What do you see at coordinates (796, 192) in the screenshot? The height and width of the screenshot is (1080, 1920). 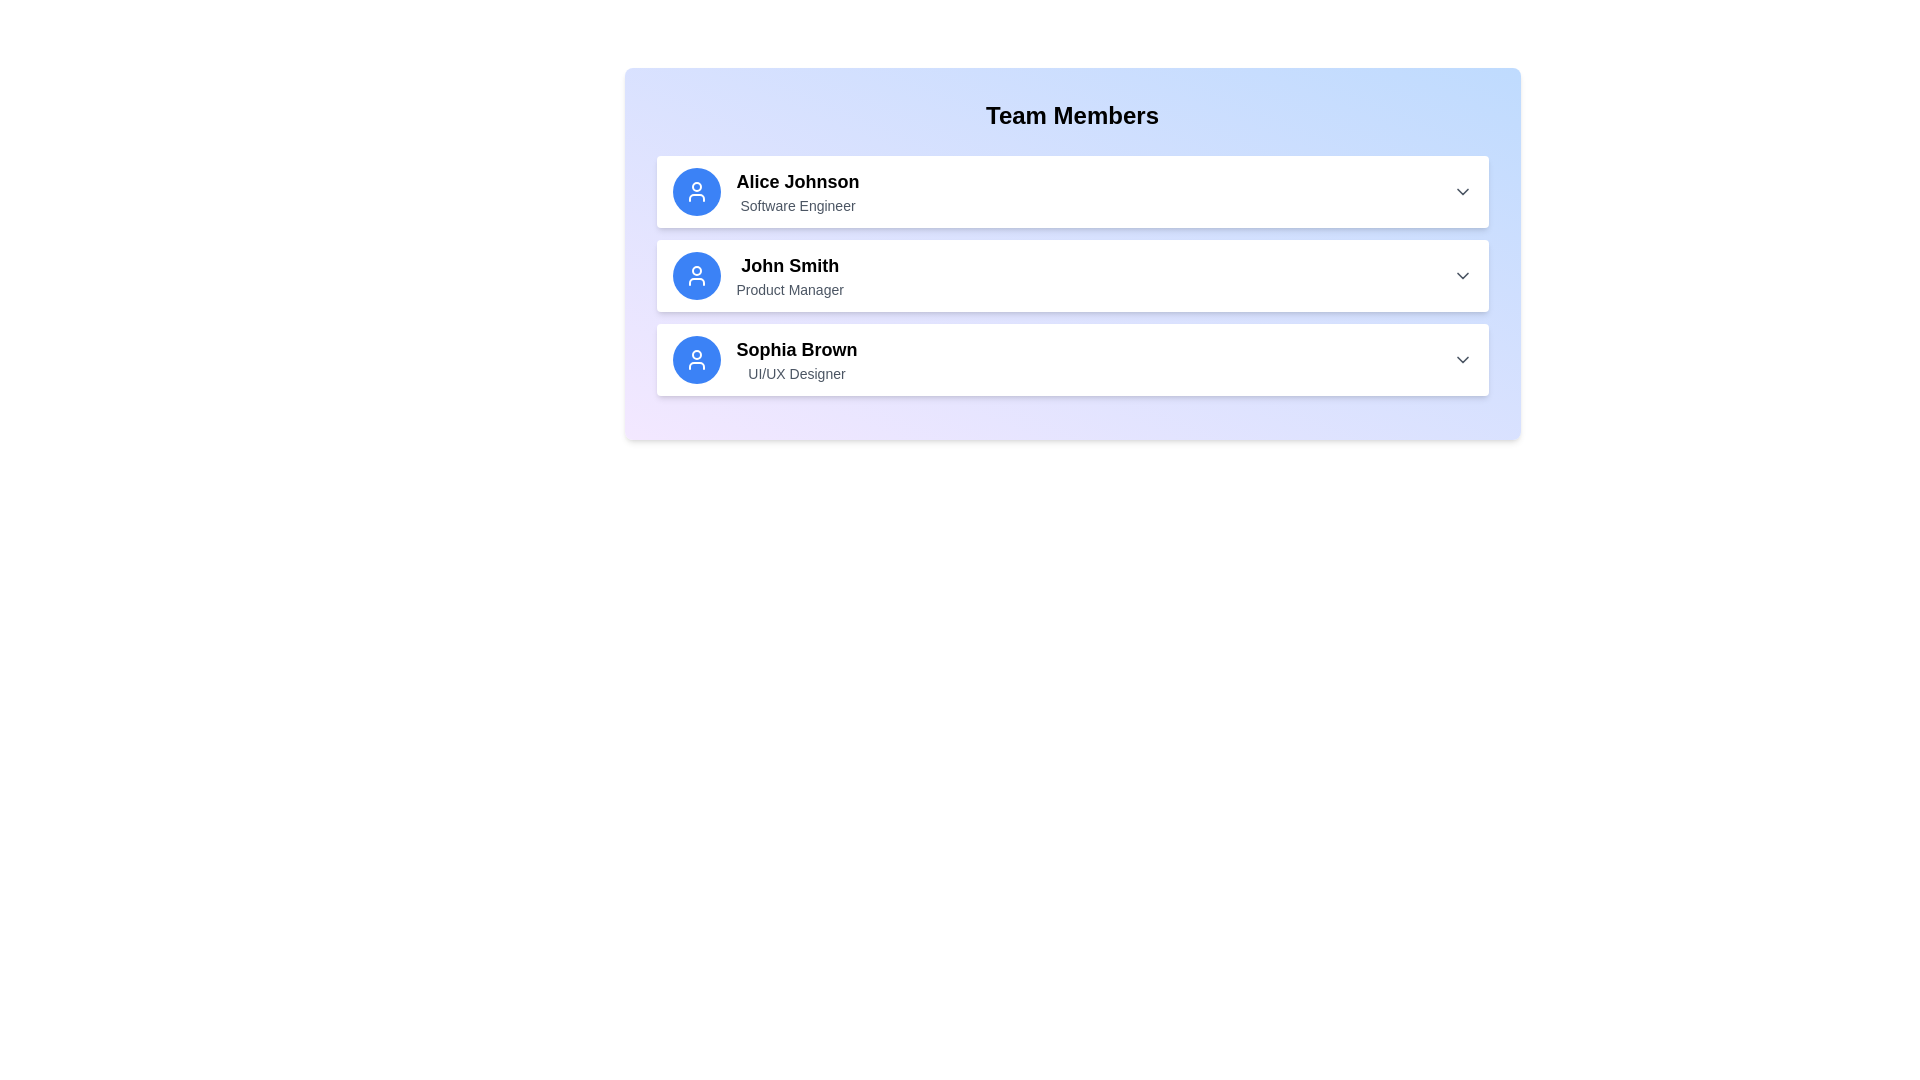 I see `and understand the text content of the profile block displaying 'Alice Johnson' and 'Software Engineer', located in the 'Team Members' section, aligned to the right of the person icon` at bounding box center [796, 192].